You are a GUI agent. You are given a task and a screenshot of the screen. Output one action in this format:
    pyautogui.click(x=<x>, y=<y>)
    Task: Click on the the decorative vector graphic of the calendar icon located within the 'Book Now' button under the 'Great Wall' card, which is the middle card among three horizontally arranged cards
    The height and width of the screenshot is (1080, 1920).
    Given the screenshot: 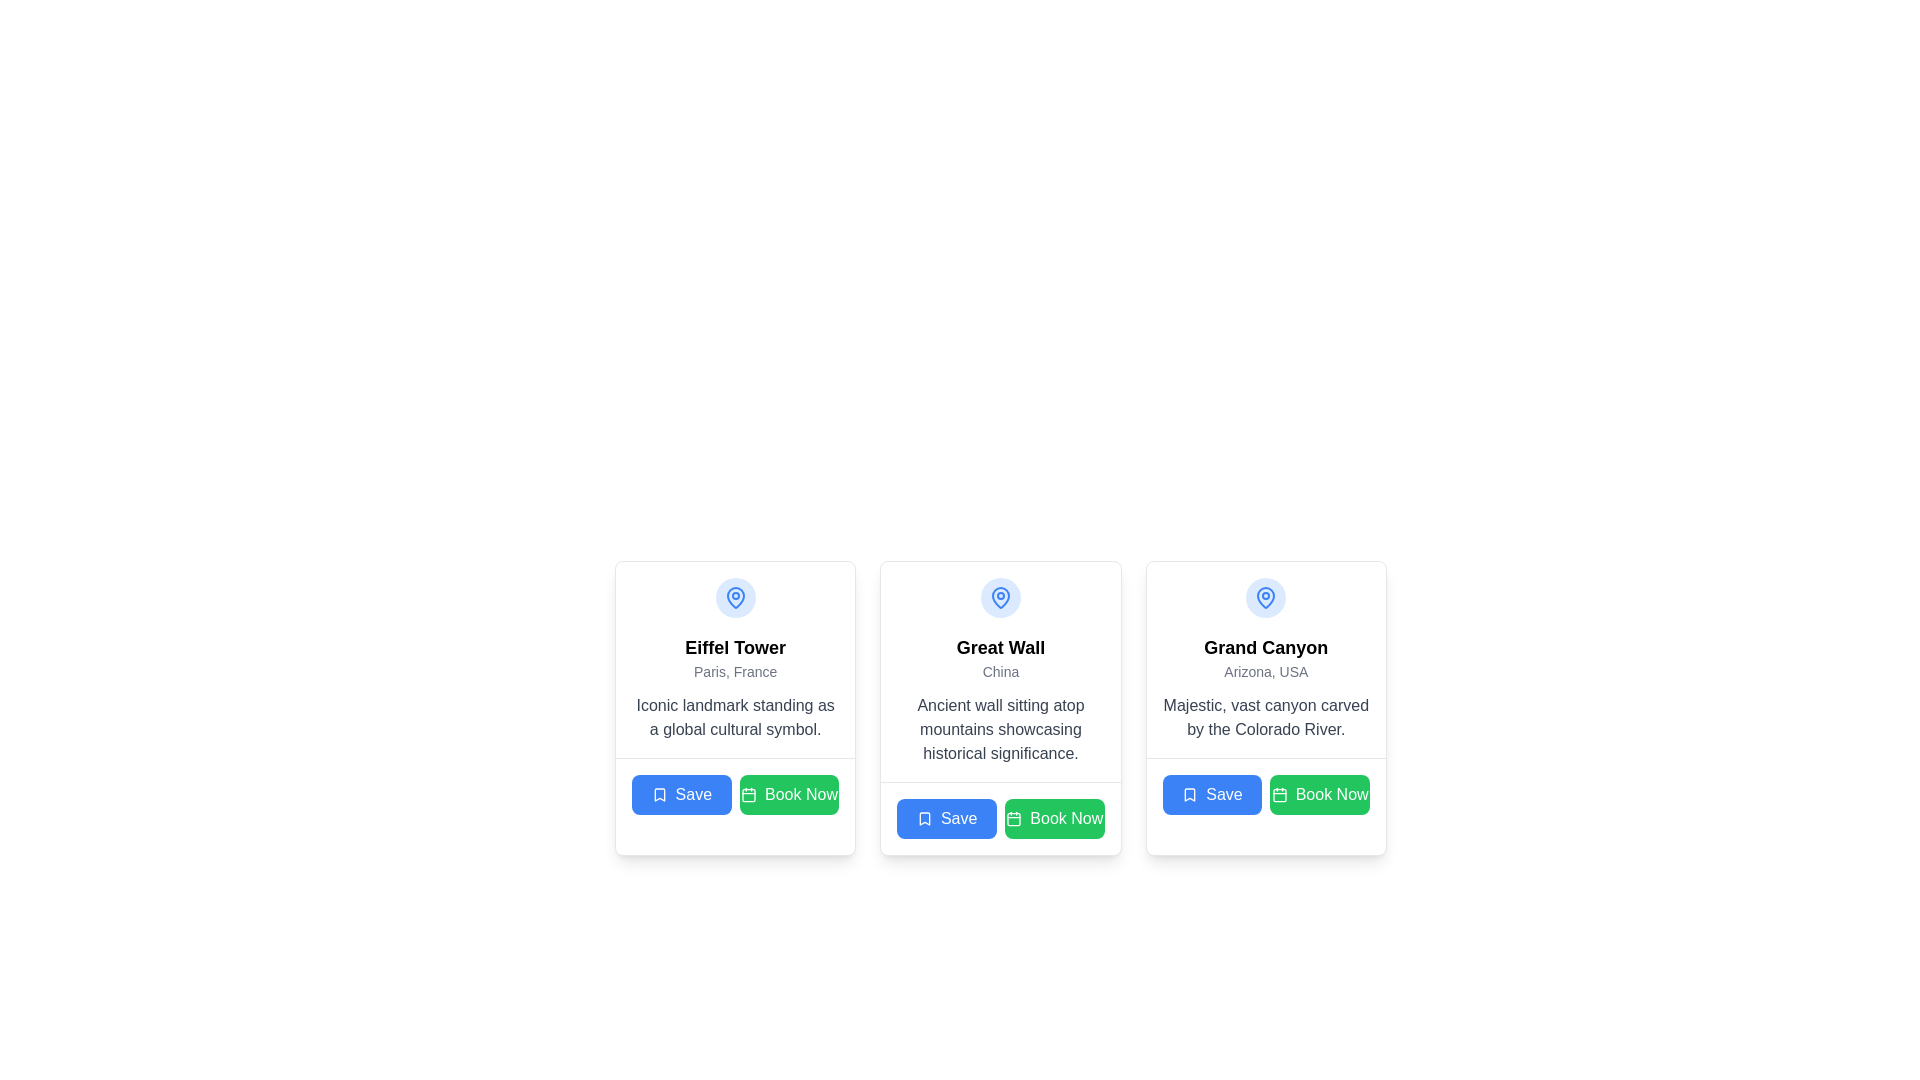 What is the action you would take?
    pyautogui.click(x=1014, y=819)
    